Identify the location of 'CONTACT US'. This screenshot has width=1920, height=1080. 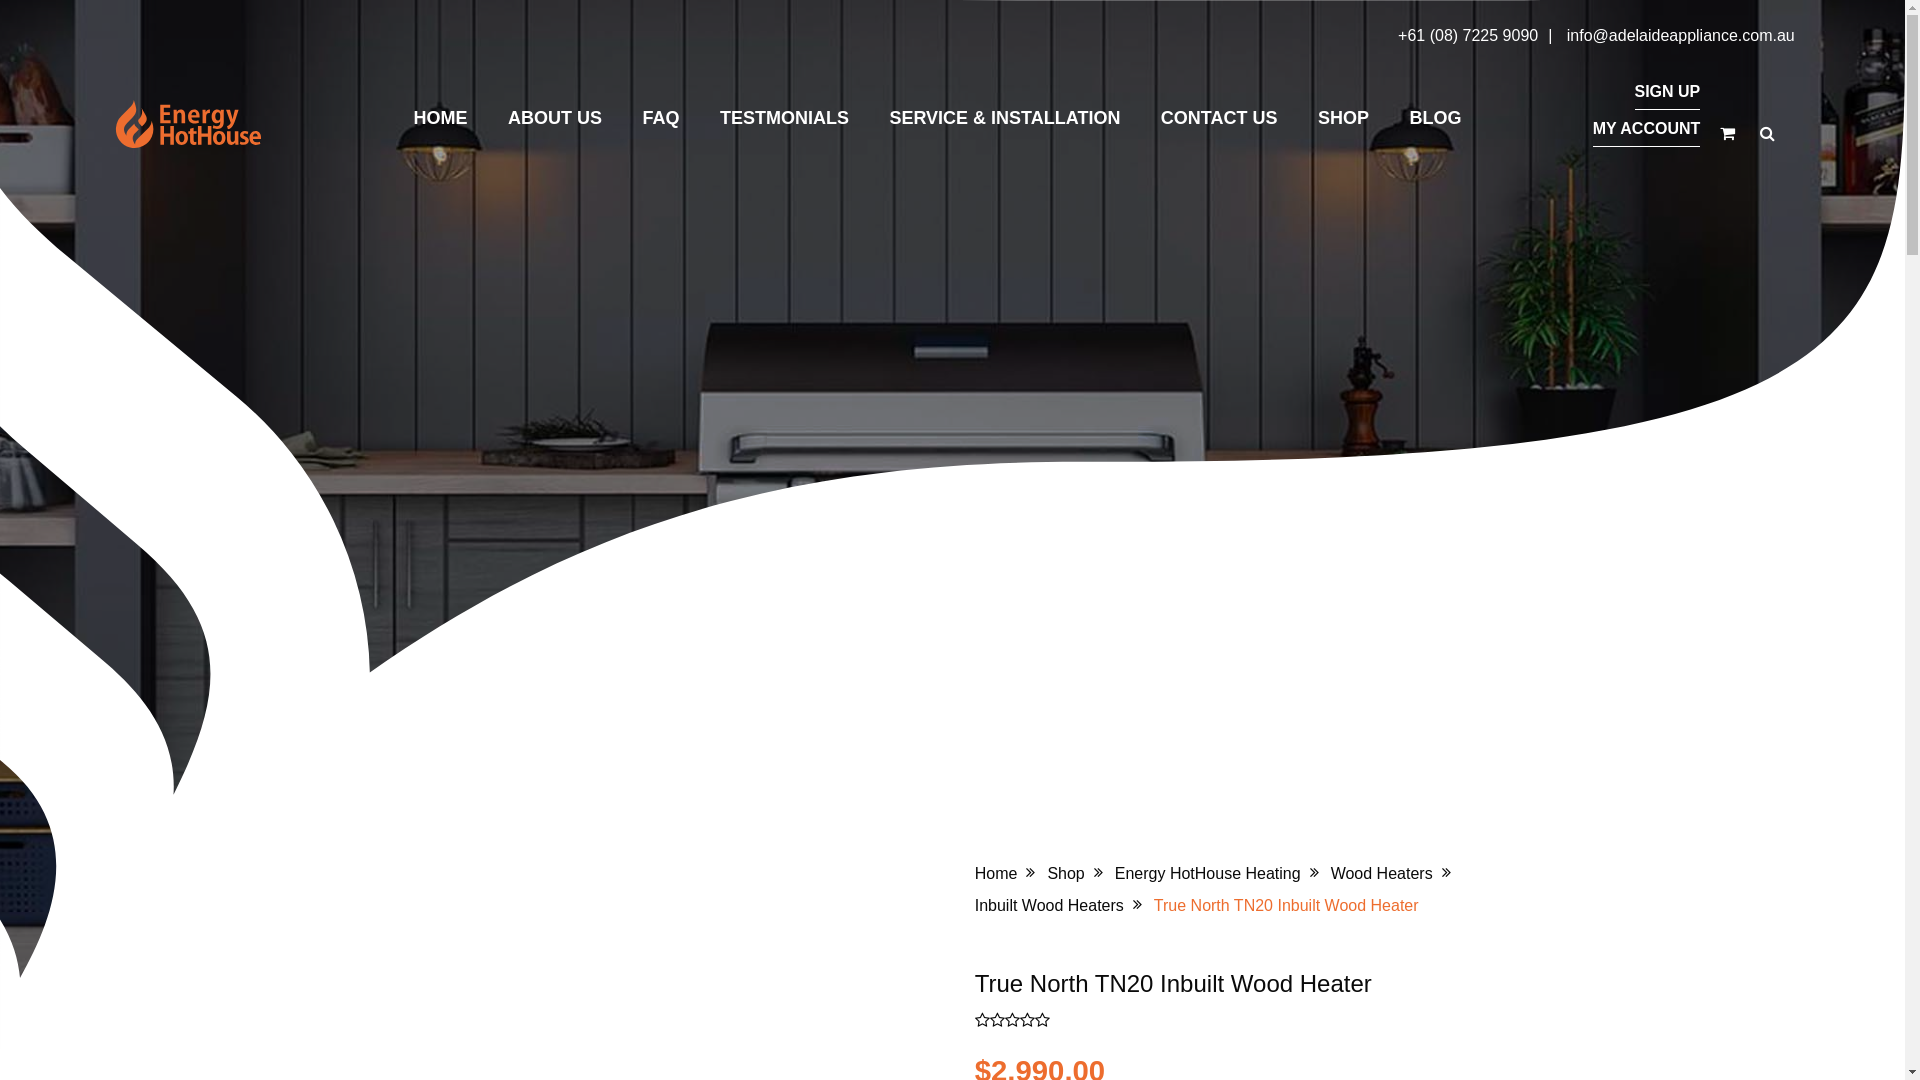
(1152, 118).